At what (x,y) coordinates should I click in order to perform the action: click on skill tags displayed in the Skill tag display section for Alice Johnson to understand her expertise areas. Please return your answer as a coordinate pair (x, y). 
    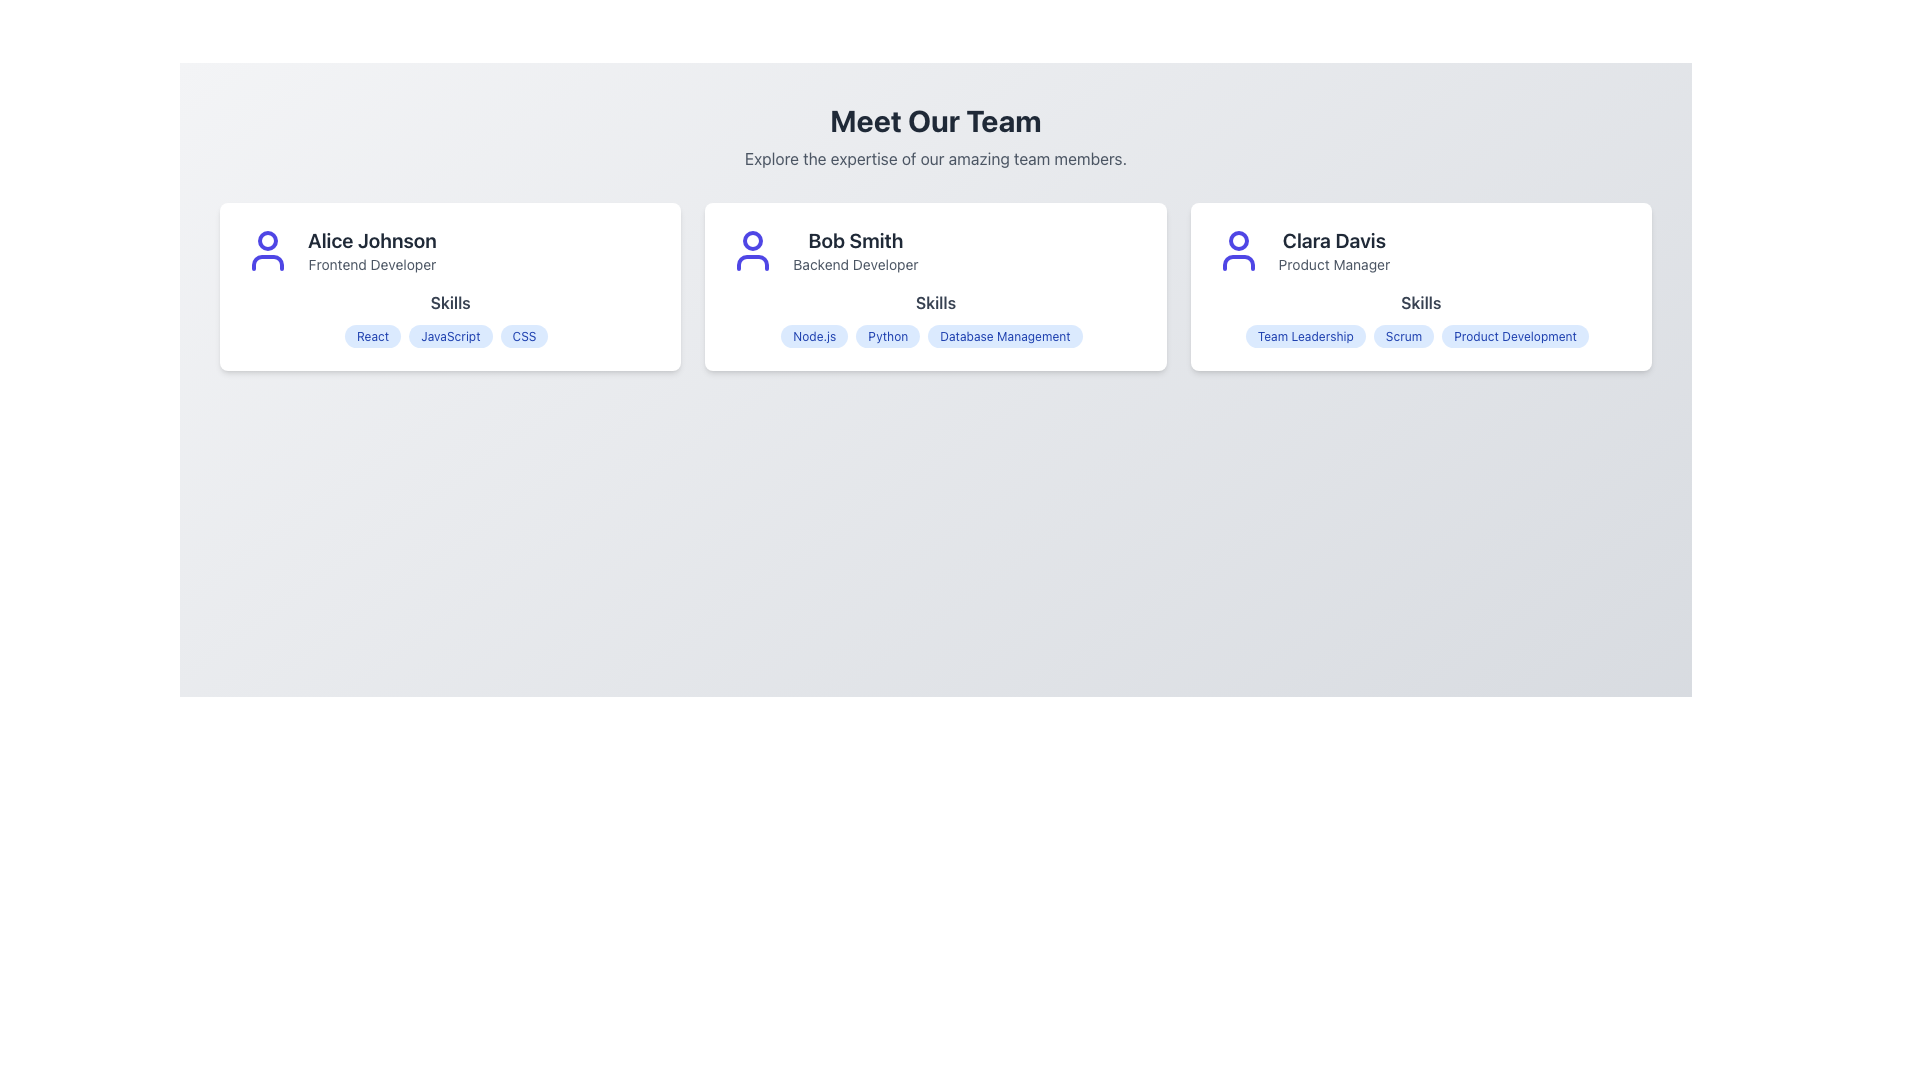
    Looking at the image, I should click on (449, 318).